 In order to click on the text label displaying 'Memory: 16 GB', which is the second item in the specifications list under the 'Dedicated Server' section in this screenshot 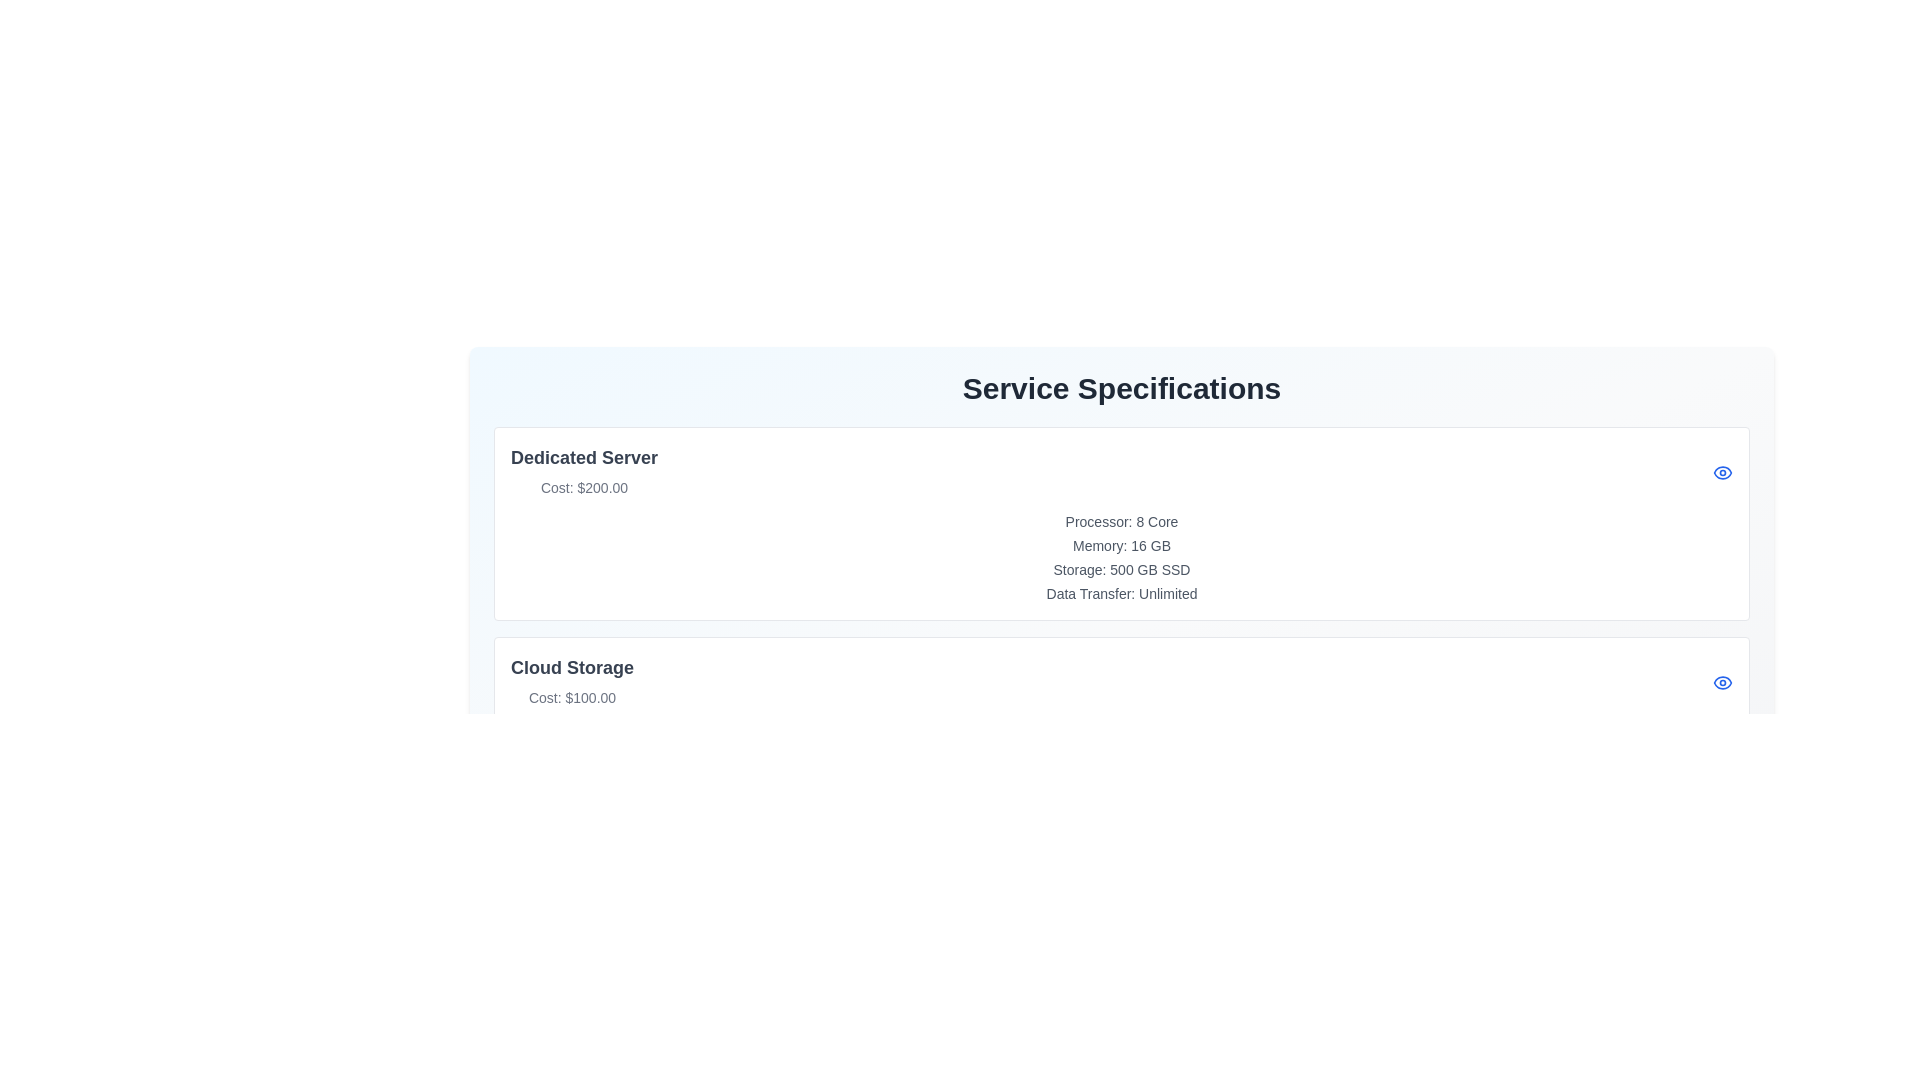, I will do `click(1122, 546)`.